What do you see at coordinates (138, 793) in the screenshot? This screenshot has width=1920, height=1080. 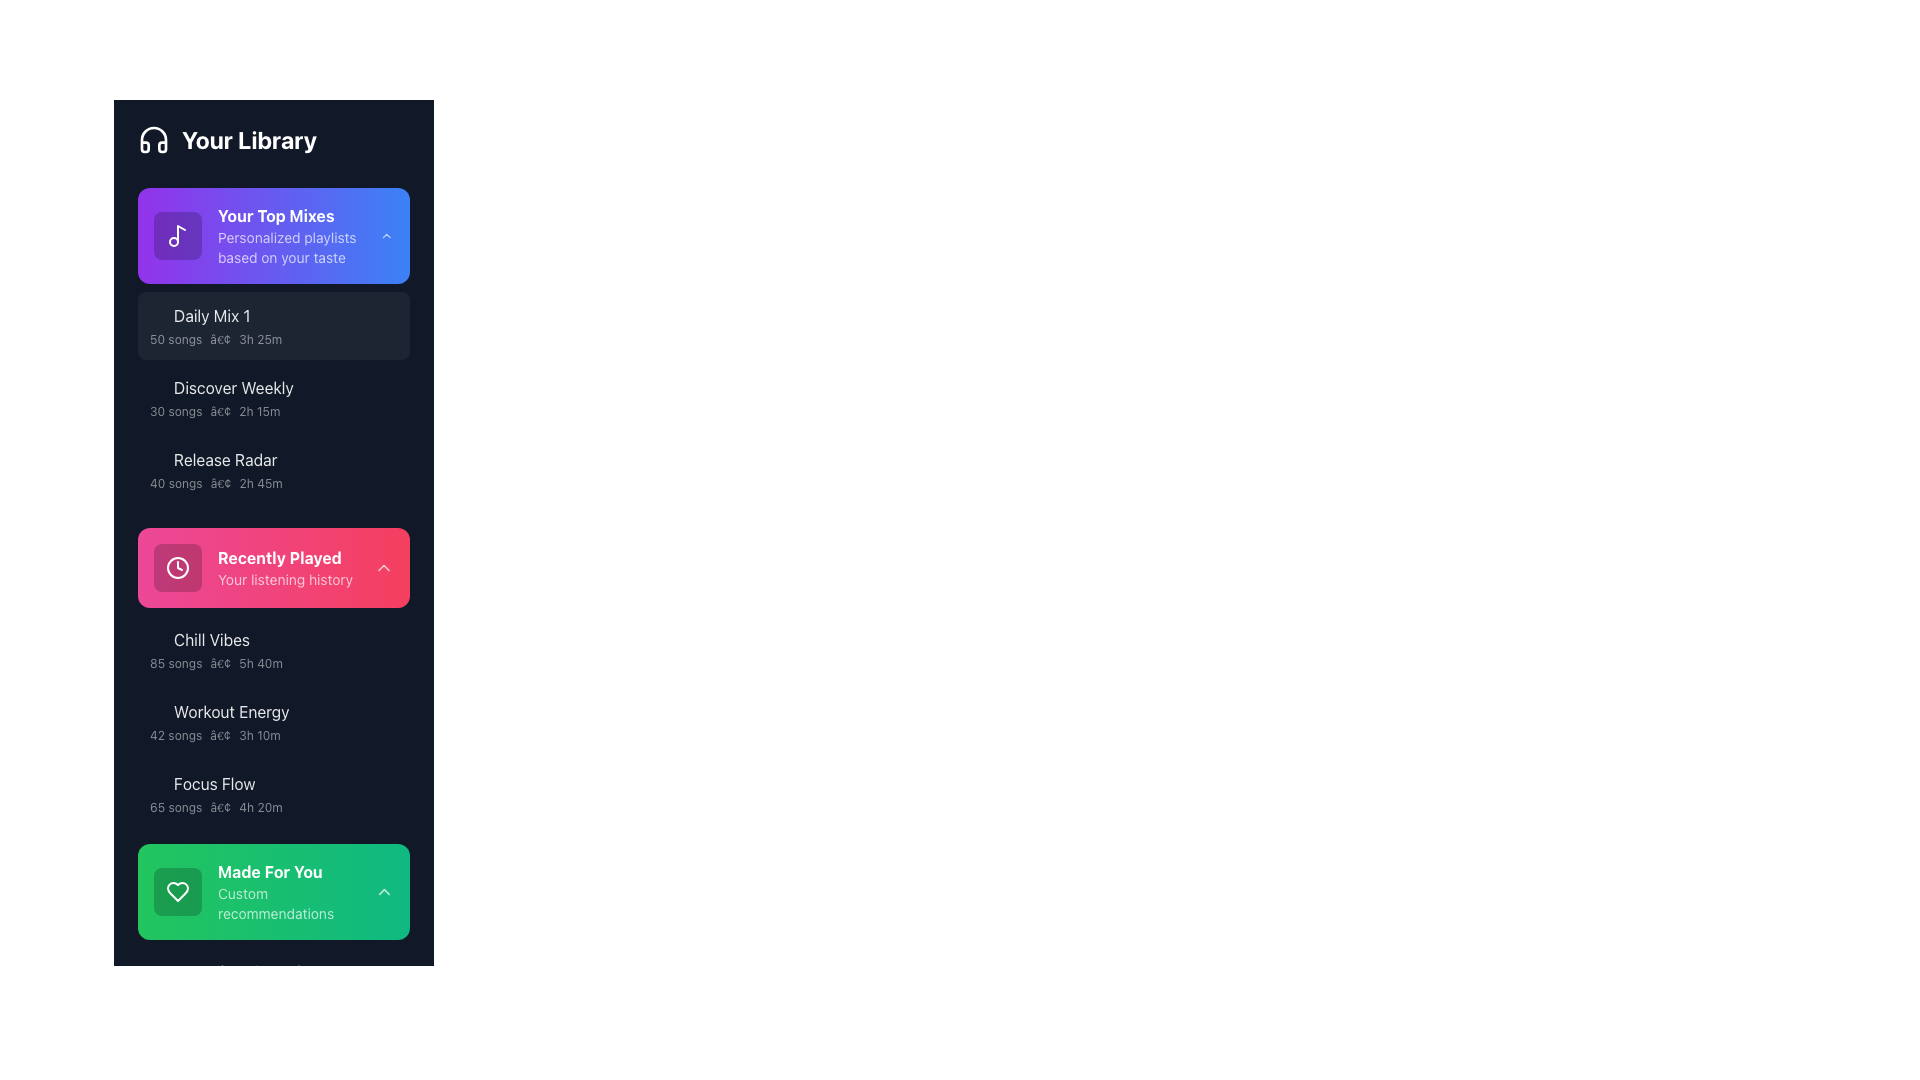 I see `the narrow vertical bar on the left edge of the 'Focus Flow' section under 'Your Library', which features a gradient styling transitioning from semi-transparent white to completely transparent` at bounding box center [138, 793].